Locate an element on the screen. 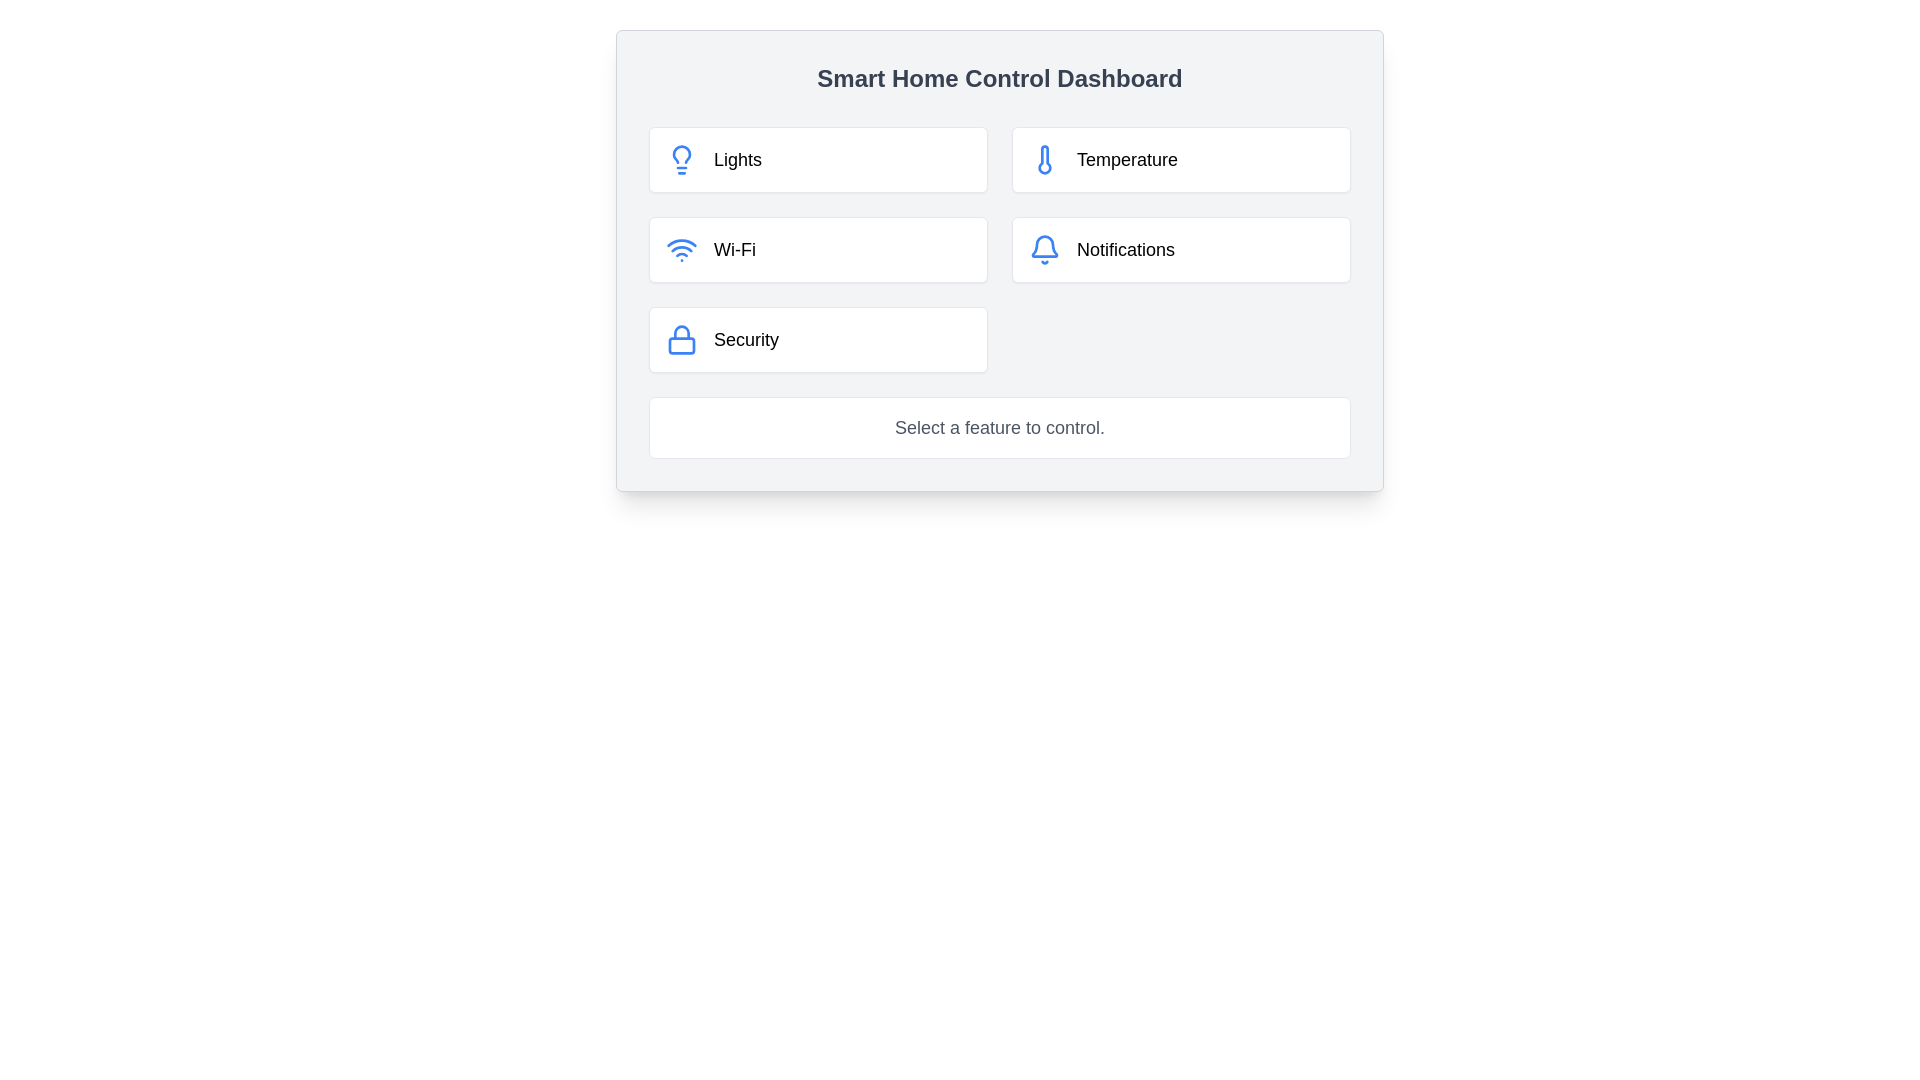  the text label that reads 'Select a feature to control.' located centrally within the white background panel of the 'Smart Home Control Dashboard' is located at coordinates (999, 427).